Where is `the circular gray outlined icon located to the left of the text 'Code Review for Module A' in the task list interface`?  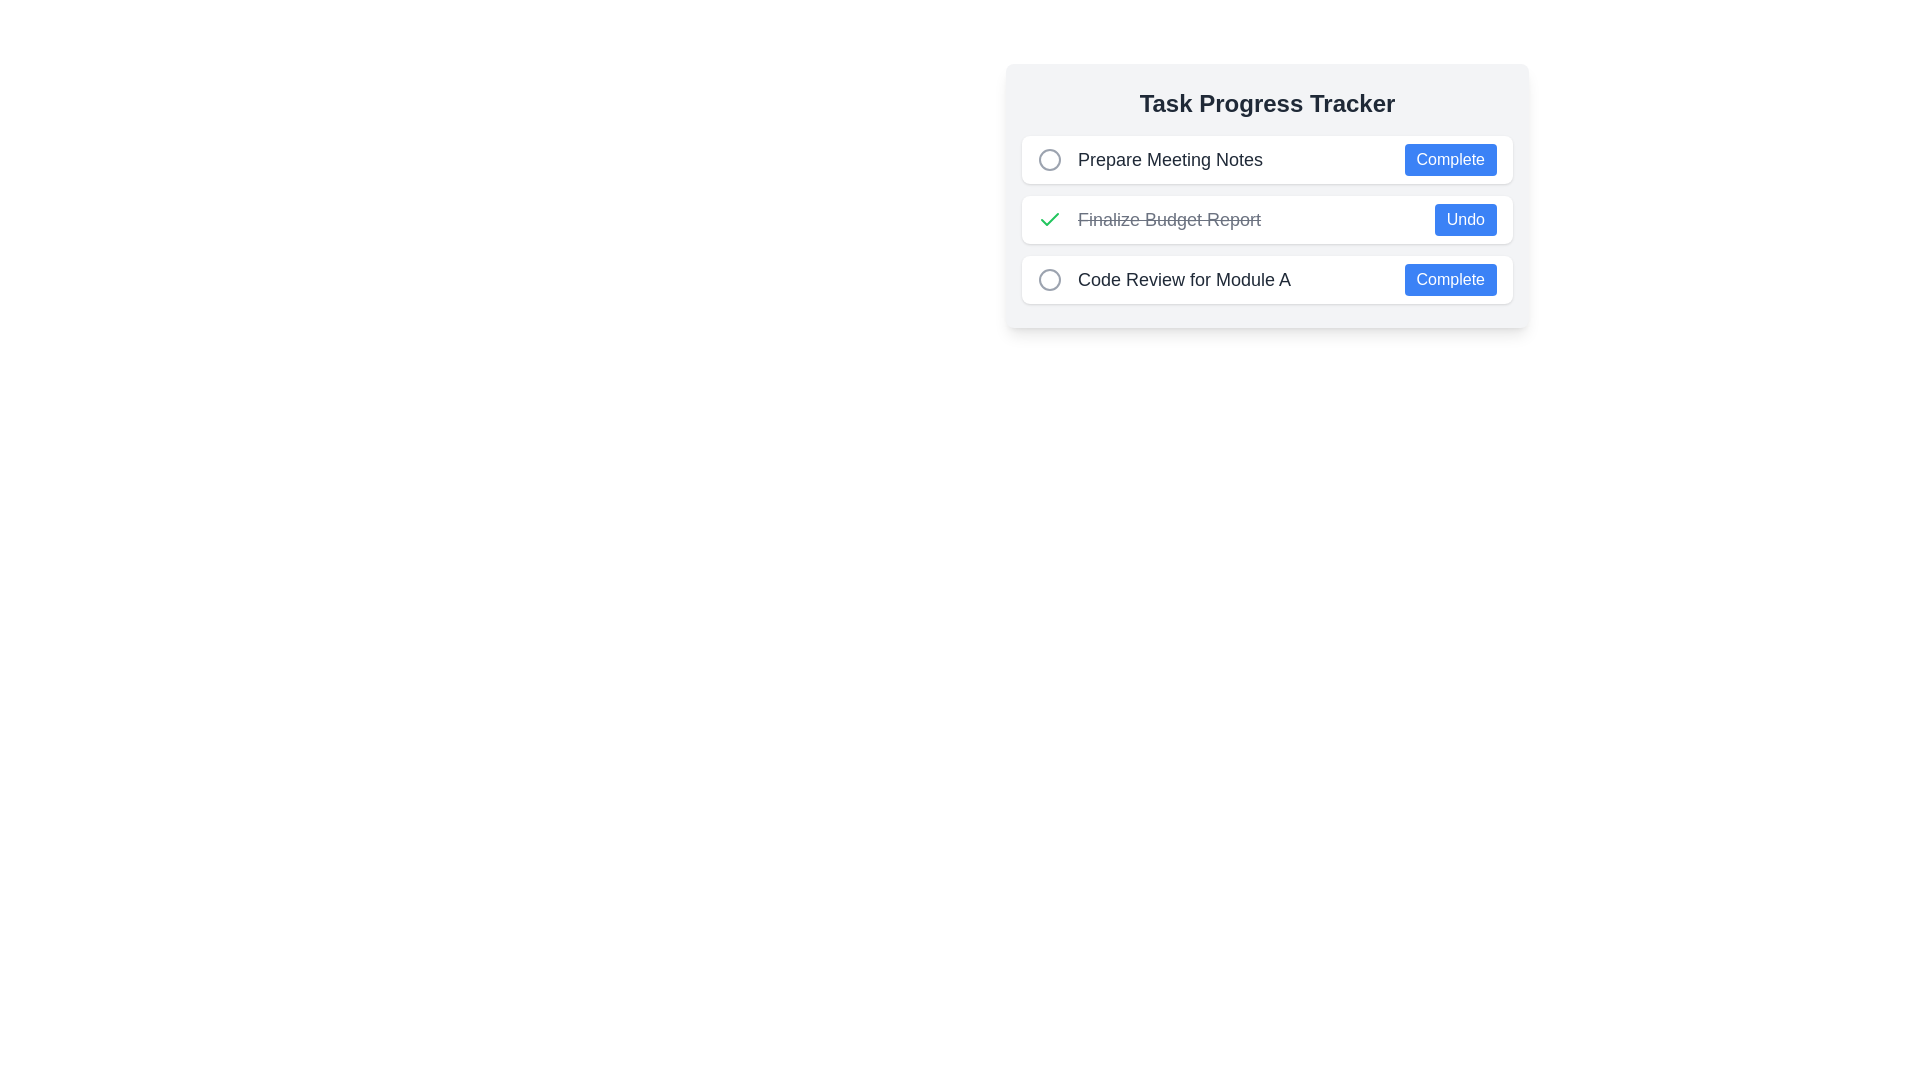 the circular gray outlined icon located to the left of the text 'Code Review for Module A' in the task list interface is located at coordinates (1049, 280).